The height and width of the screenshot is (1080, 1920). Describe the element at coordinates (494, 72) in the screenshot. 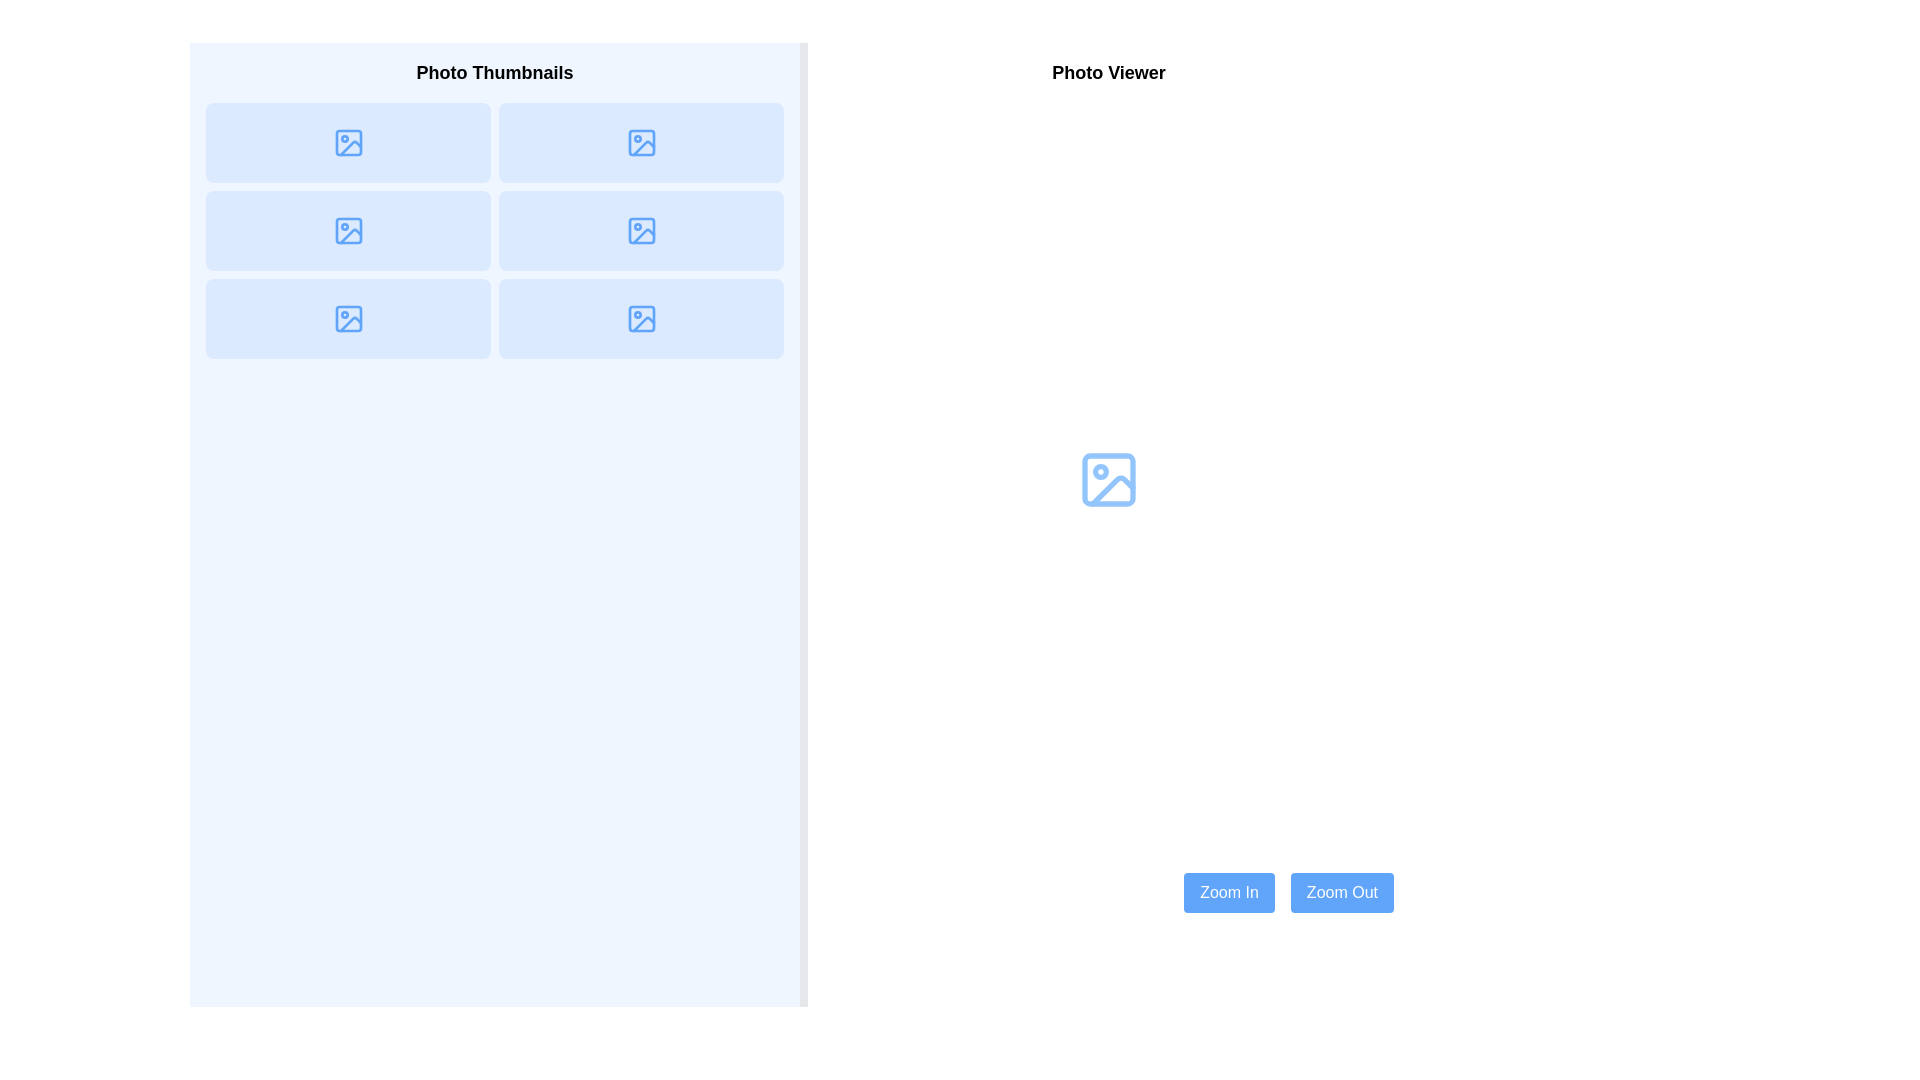

I see `the 'Photo Thumbnails' text label, which is prominently displayed in bold and enlarged font at the top of the left panel, above the photo thumbnails grid` at that location.